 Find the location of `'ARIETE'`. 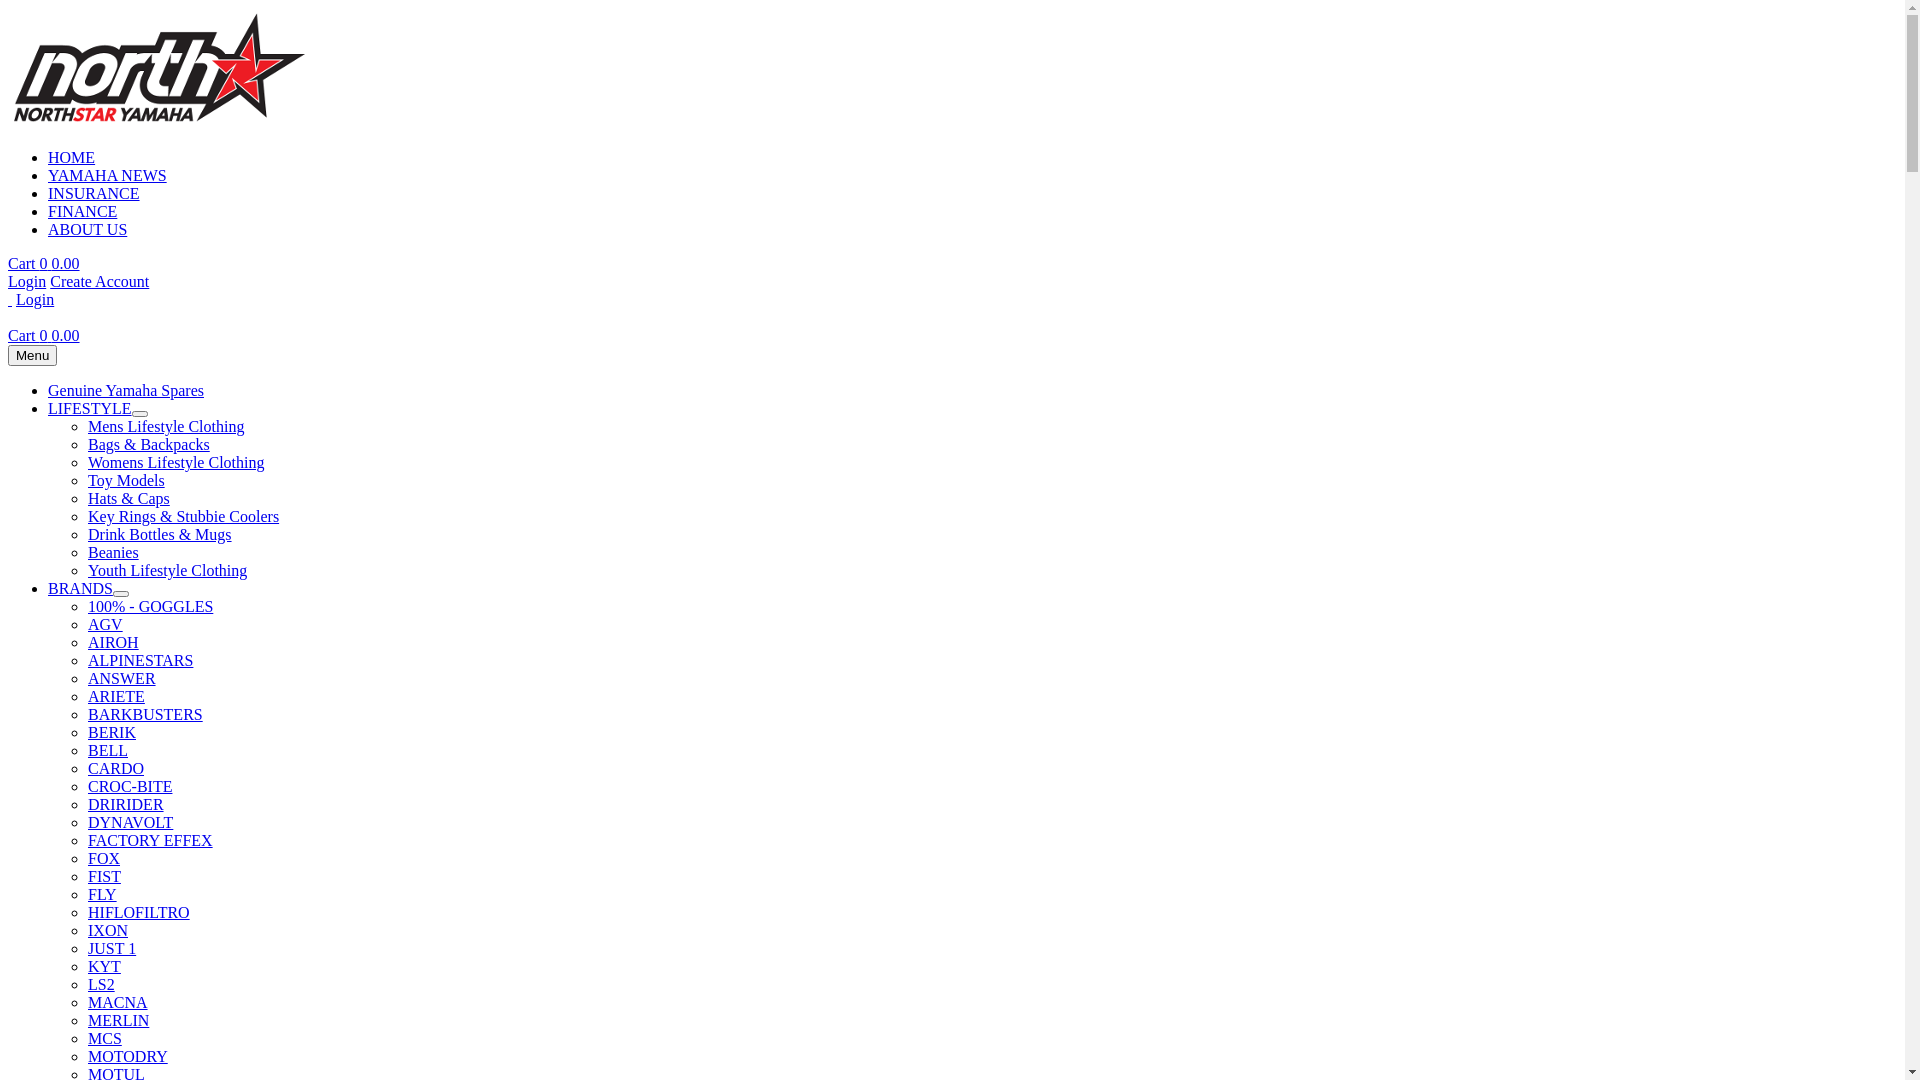

'ARIETE' is located at coordinates (115, 695).